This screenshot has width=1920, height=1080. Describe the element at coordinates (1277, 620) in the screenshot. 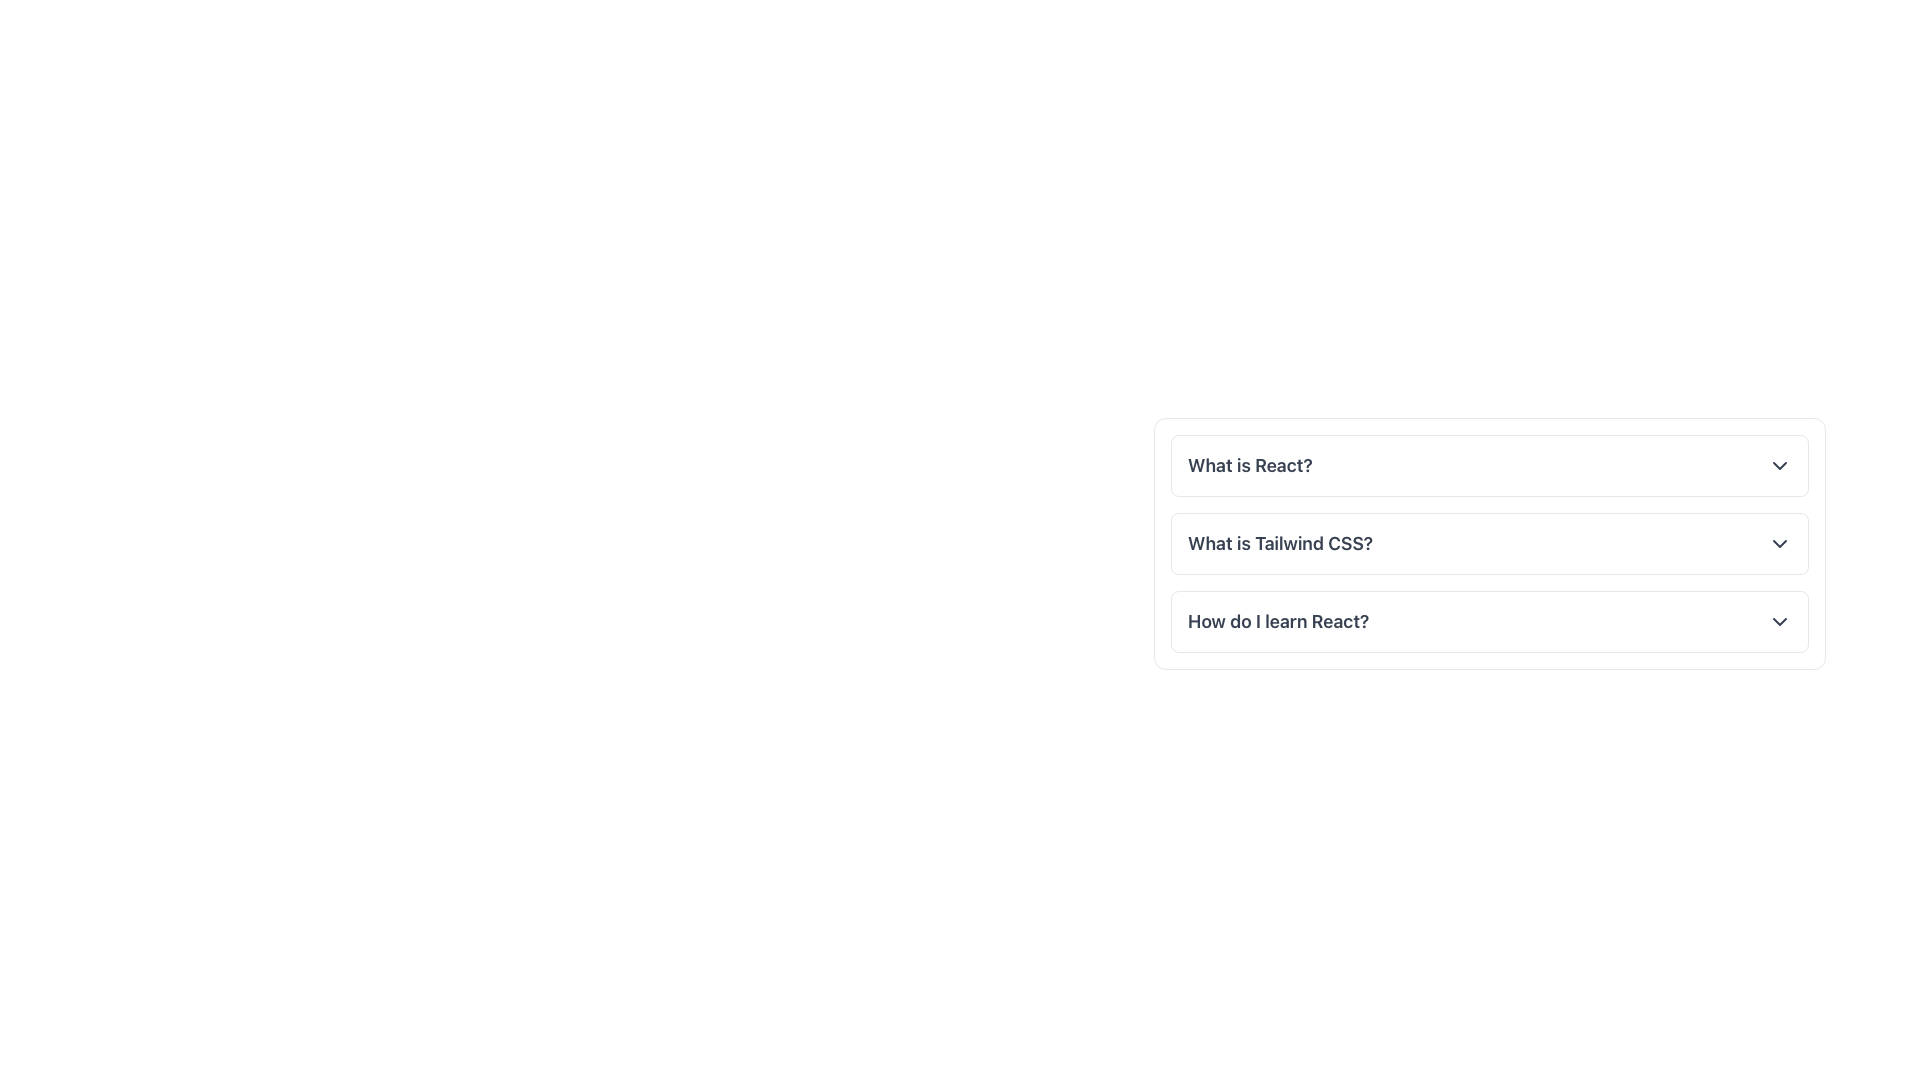

I see `the static text element displaying 'How do I learn React?' which is the primary content of the third item in a vertically stacked accordion list` at that location.